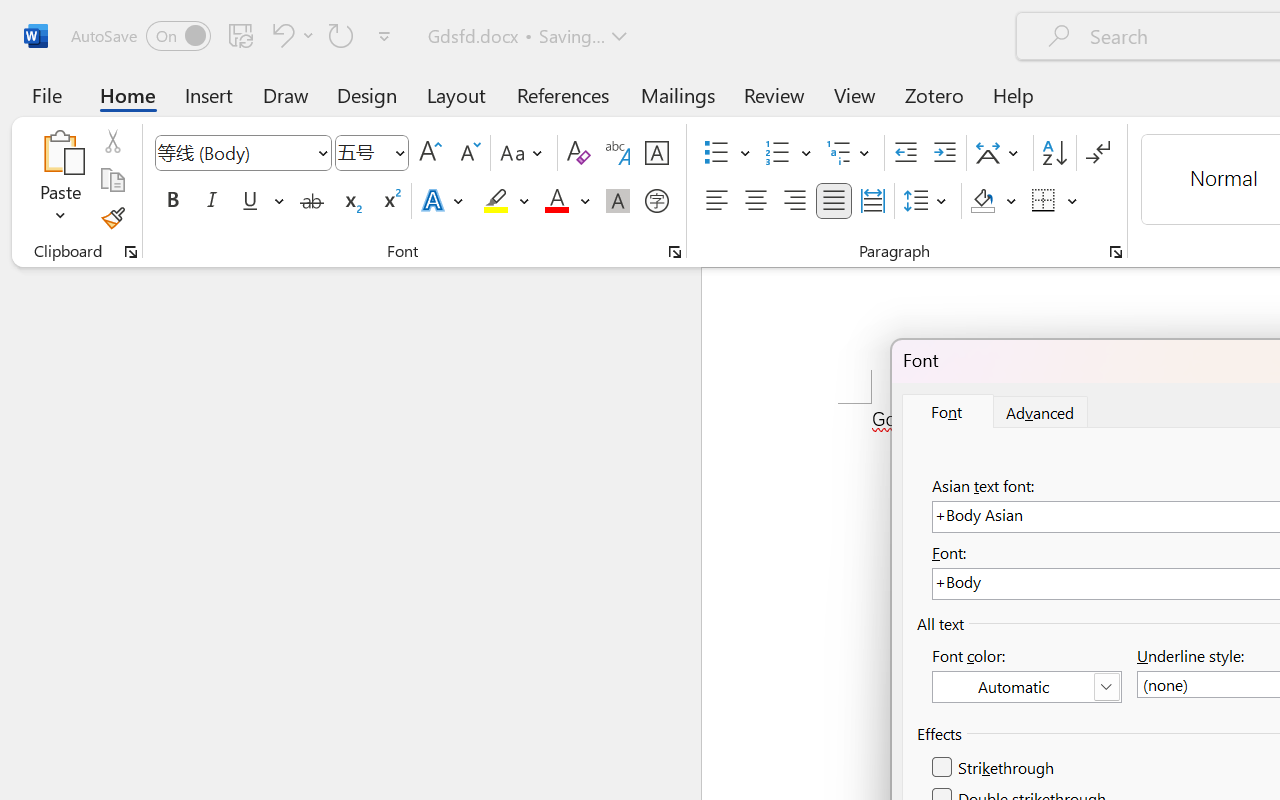 The width and height of the screenshot is (1280, 800). Describe the element at coordinates (443, 201) in the screenshot. I see `'Text Effects and Typography'` at that location.